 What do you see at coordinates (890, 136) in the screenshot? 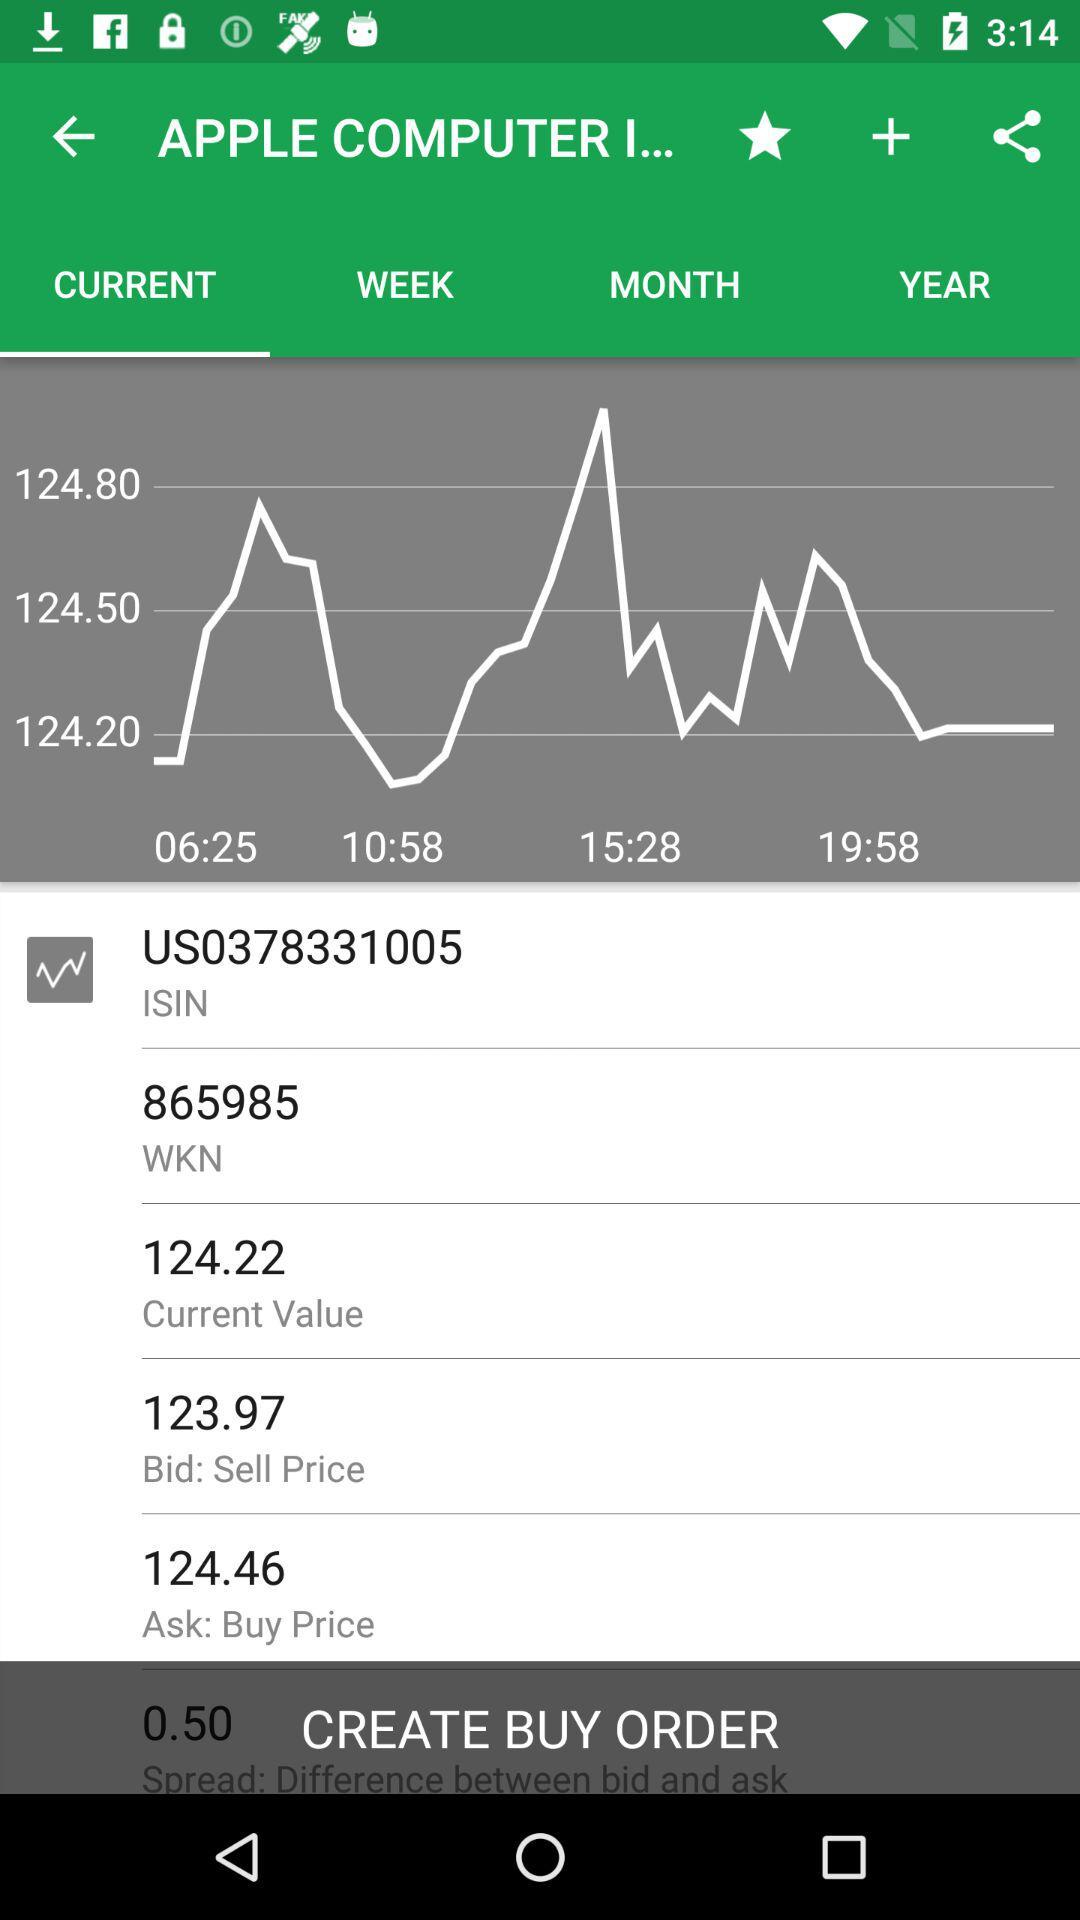
I see `tap the  icon which is to the left of share icon` at bounding box center [890, 136].